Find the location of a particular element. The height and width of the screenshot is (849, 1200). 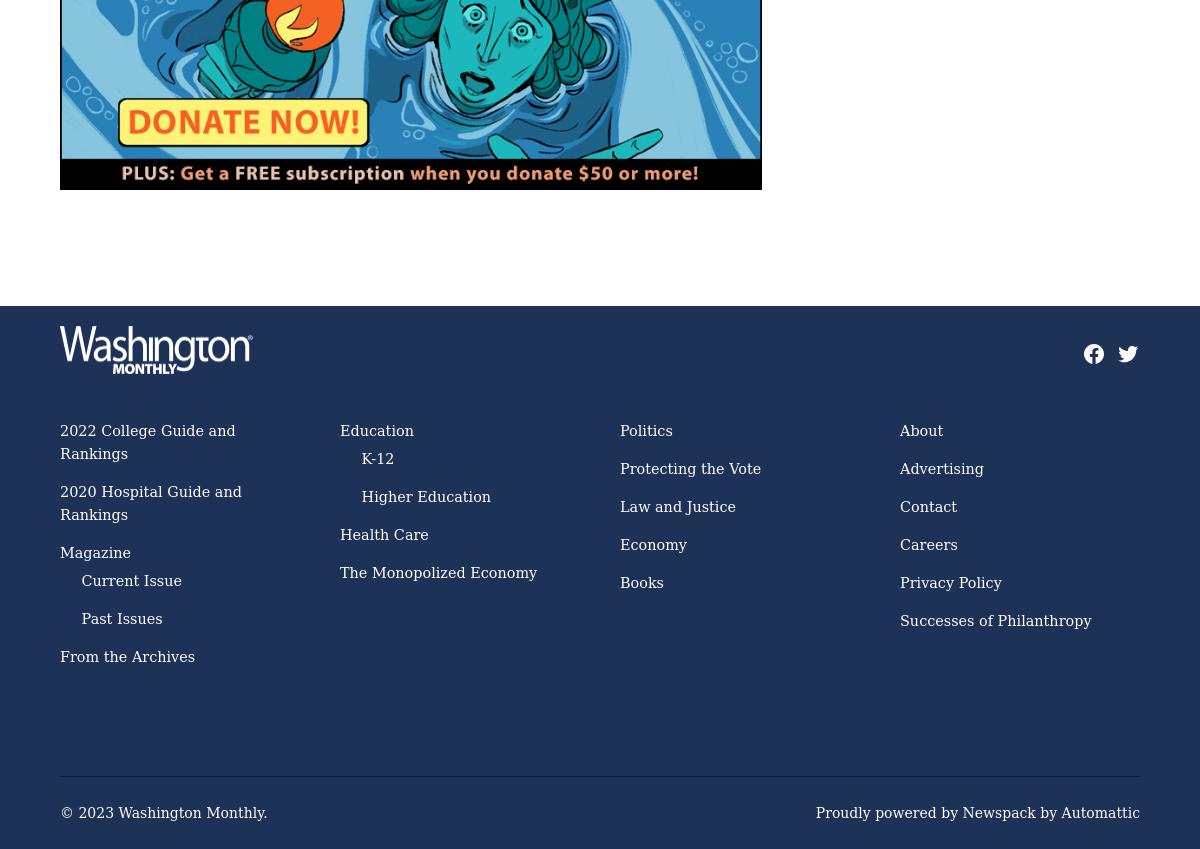

'Proudly powered by Newspack by Automattic' is located at coordinates (977, 813).